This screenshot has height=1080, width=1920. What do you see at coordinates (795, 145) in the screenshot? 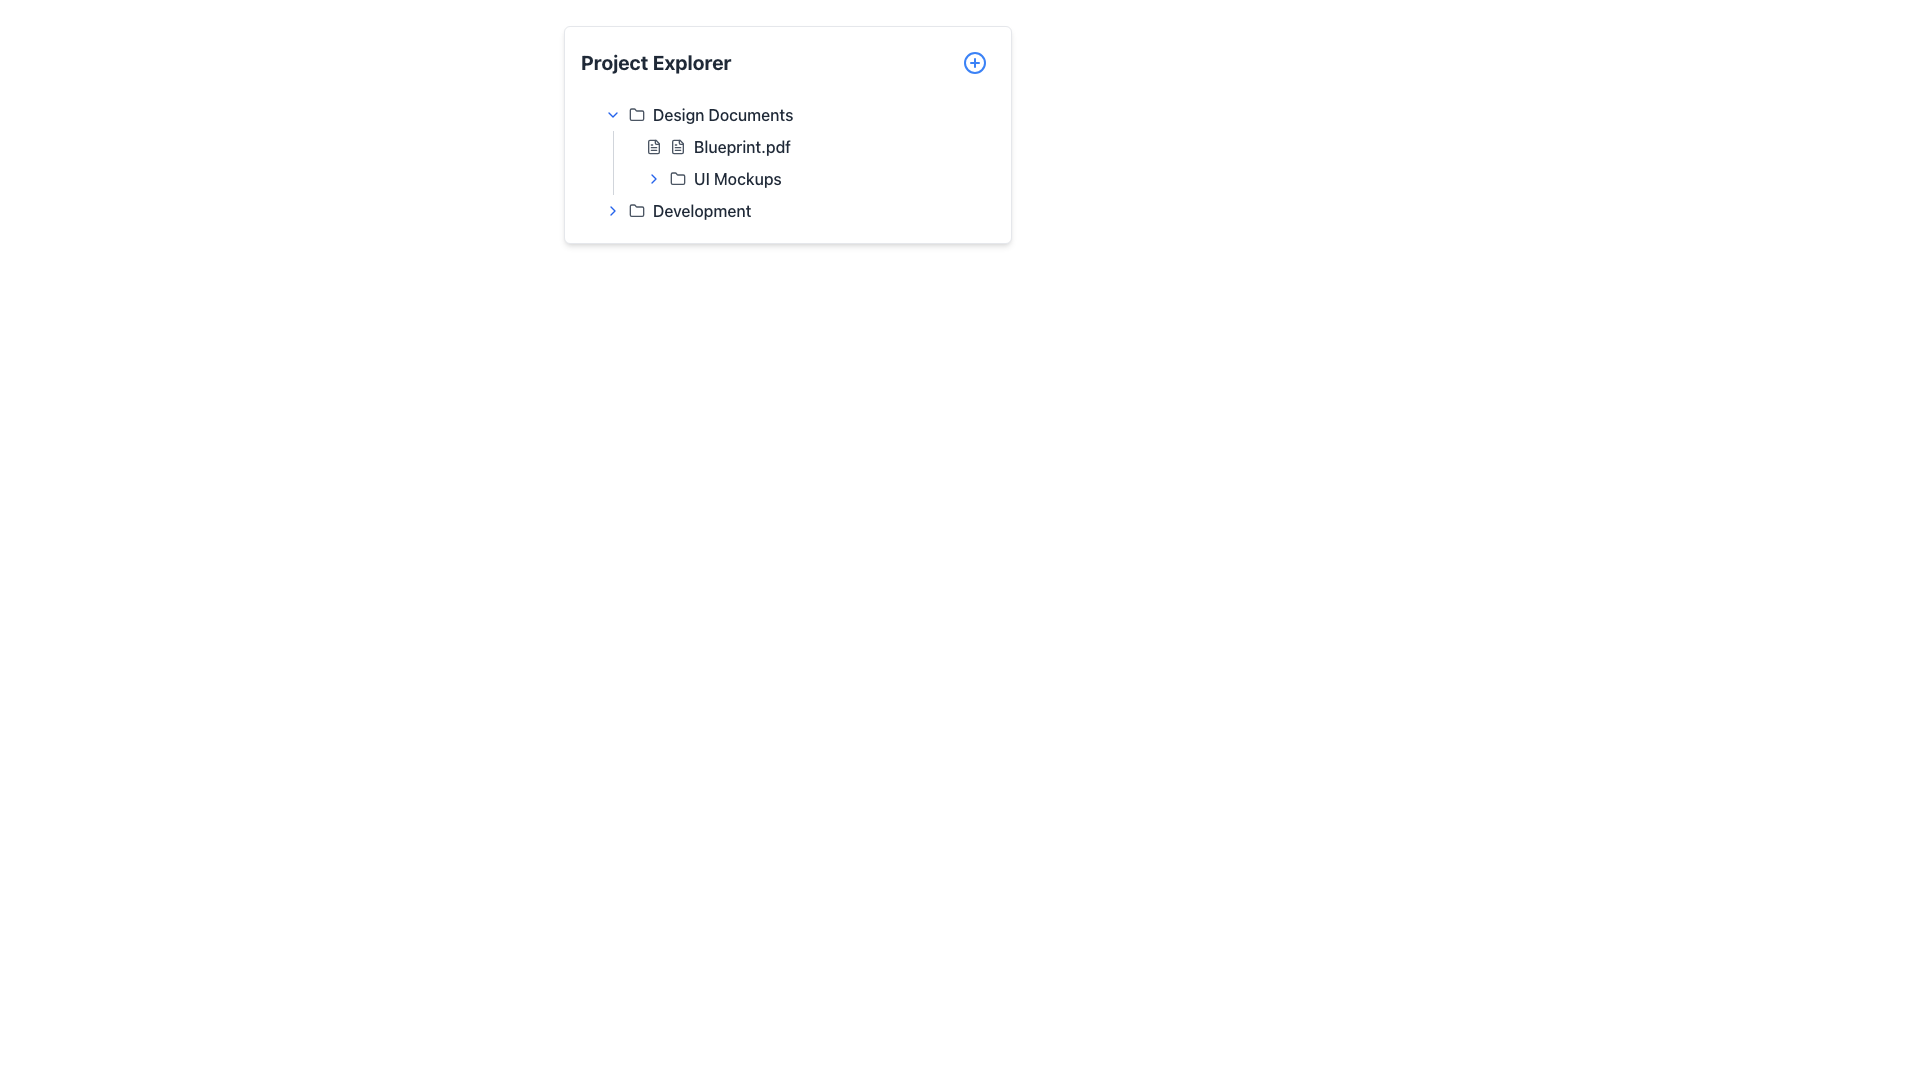
I see `the second list item under the 'Design Documents' folder, which contains nested contents for 'Blueprint.pdf' and 'UI Mockups', using the mouse` at bounding box center [795, 145].